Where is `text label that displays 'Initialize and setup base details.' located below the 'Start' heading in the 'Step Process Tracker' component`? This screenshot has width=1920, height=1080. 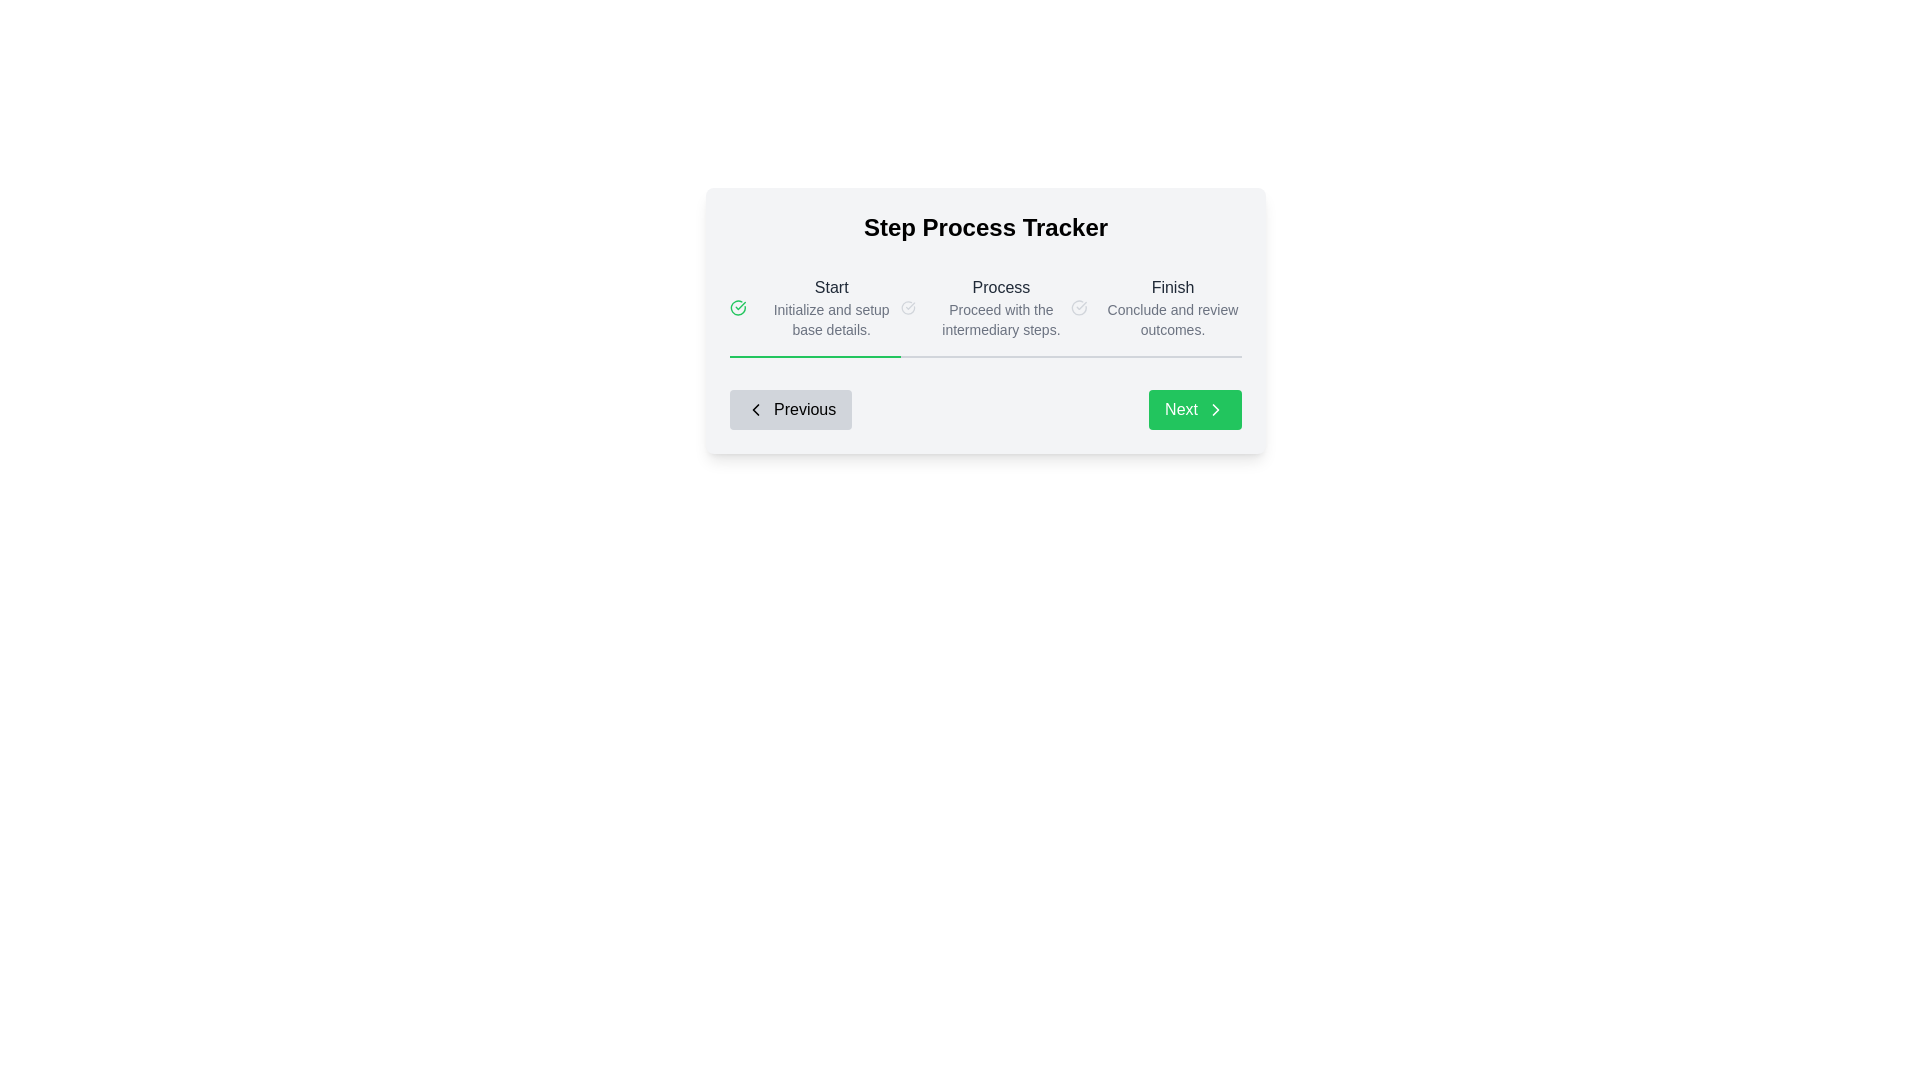 text label that displays 'Initialize and setup base details.' located below the 'Start' heading in the 'Step Process Tracker' component is located at coordinates (831, 319).